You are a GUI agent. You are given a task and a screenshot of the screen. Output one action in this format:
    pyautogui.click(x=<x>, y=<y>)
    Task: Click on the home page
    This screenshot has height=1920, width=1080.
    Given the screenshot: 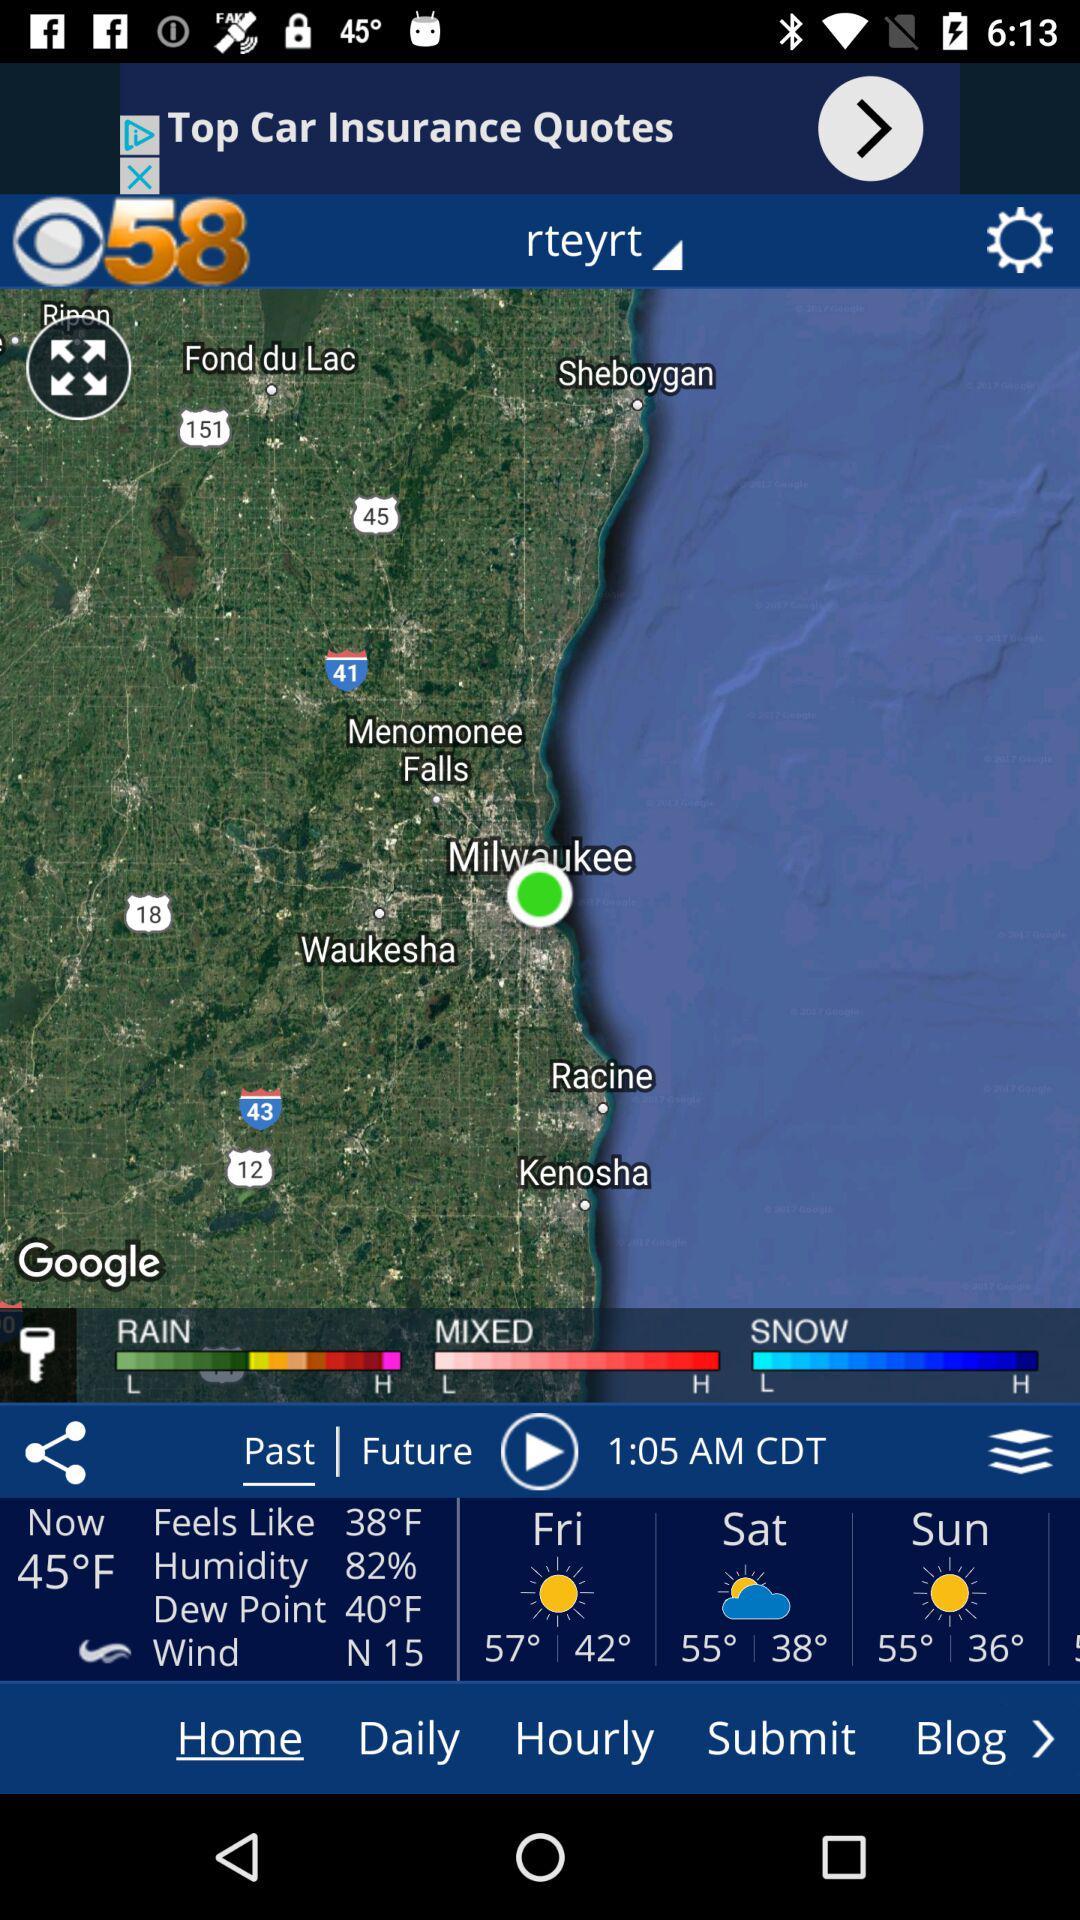 What is the action you would take?
    pyautogui.click(x=131, y=240)
    